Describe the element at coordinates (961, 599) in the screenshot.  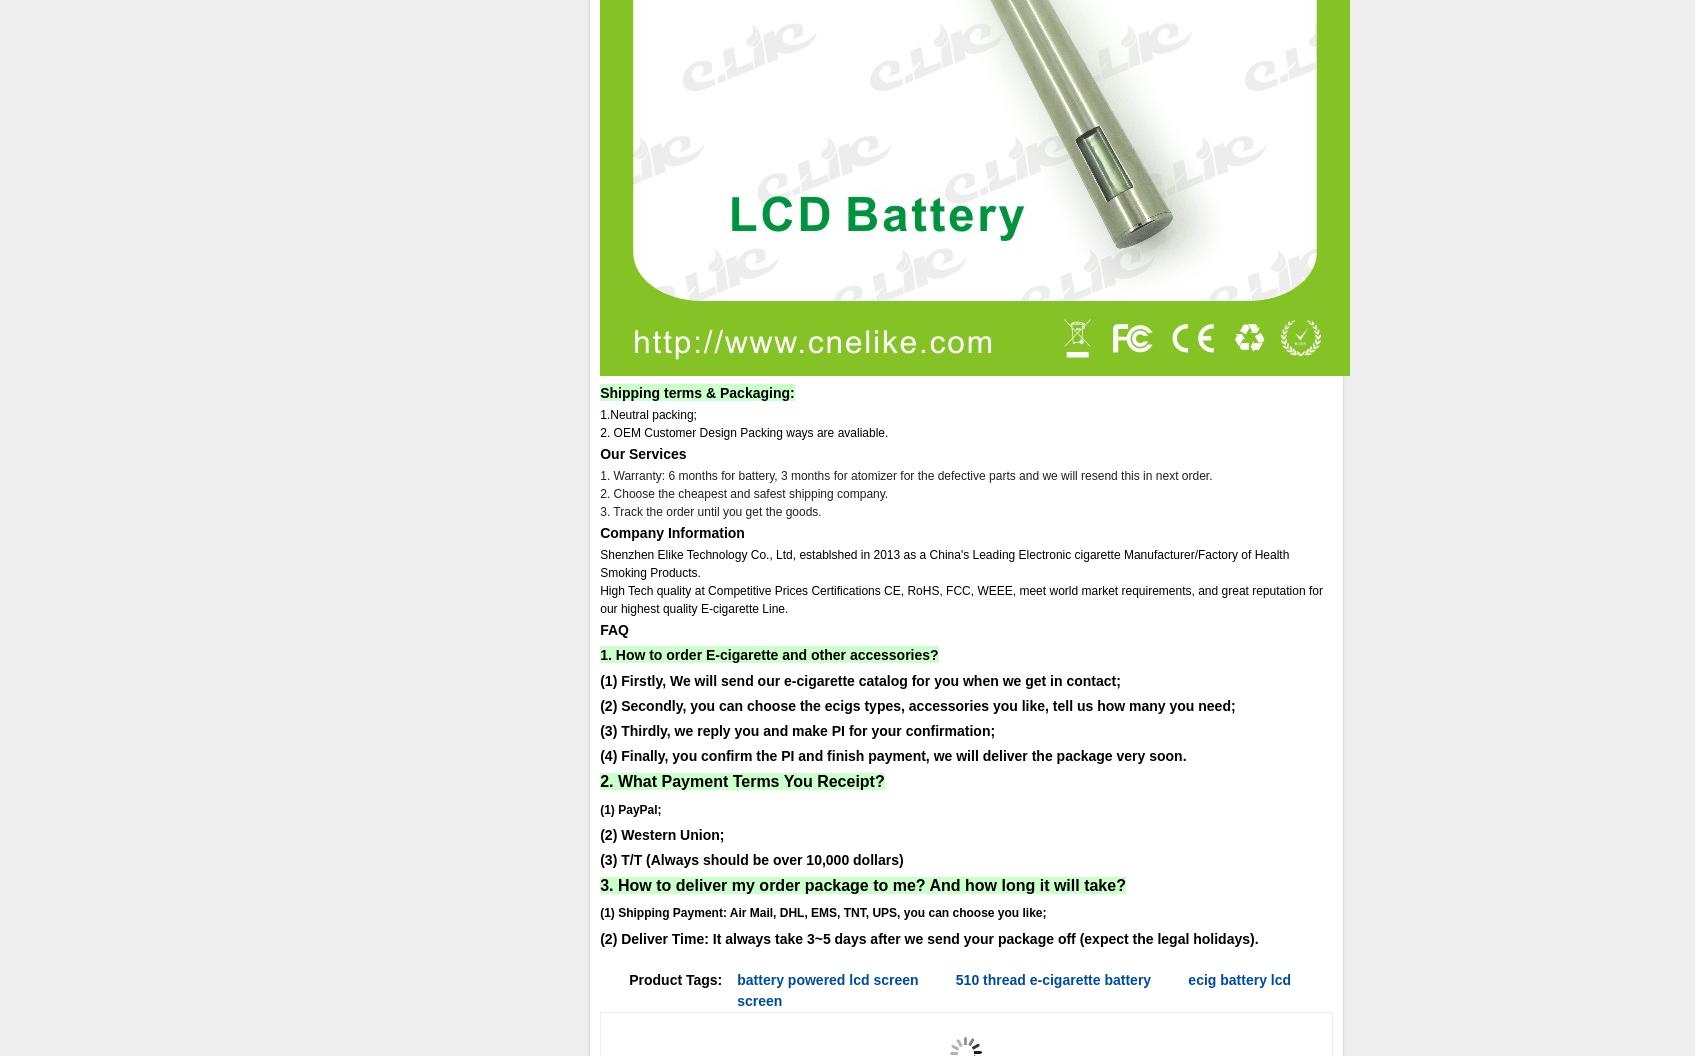
I see `'High Tech quality at Competitive Prices Certifications CE, RoHS, FCC, WEEE, meet world market requirements, and great reputation for our highest quality E-cigarette Line.'` at that location.